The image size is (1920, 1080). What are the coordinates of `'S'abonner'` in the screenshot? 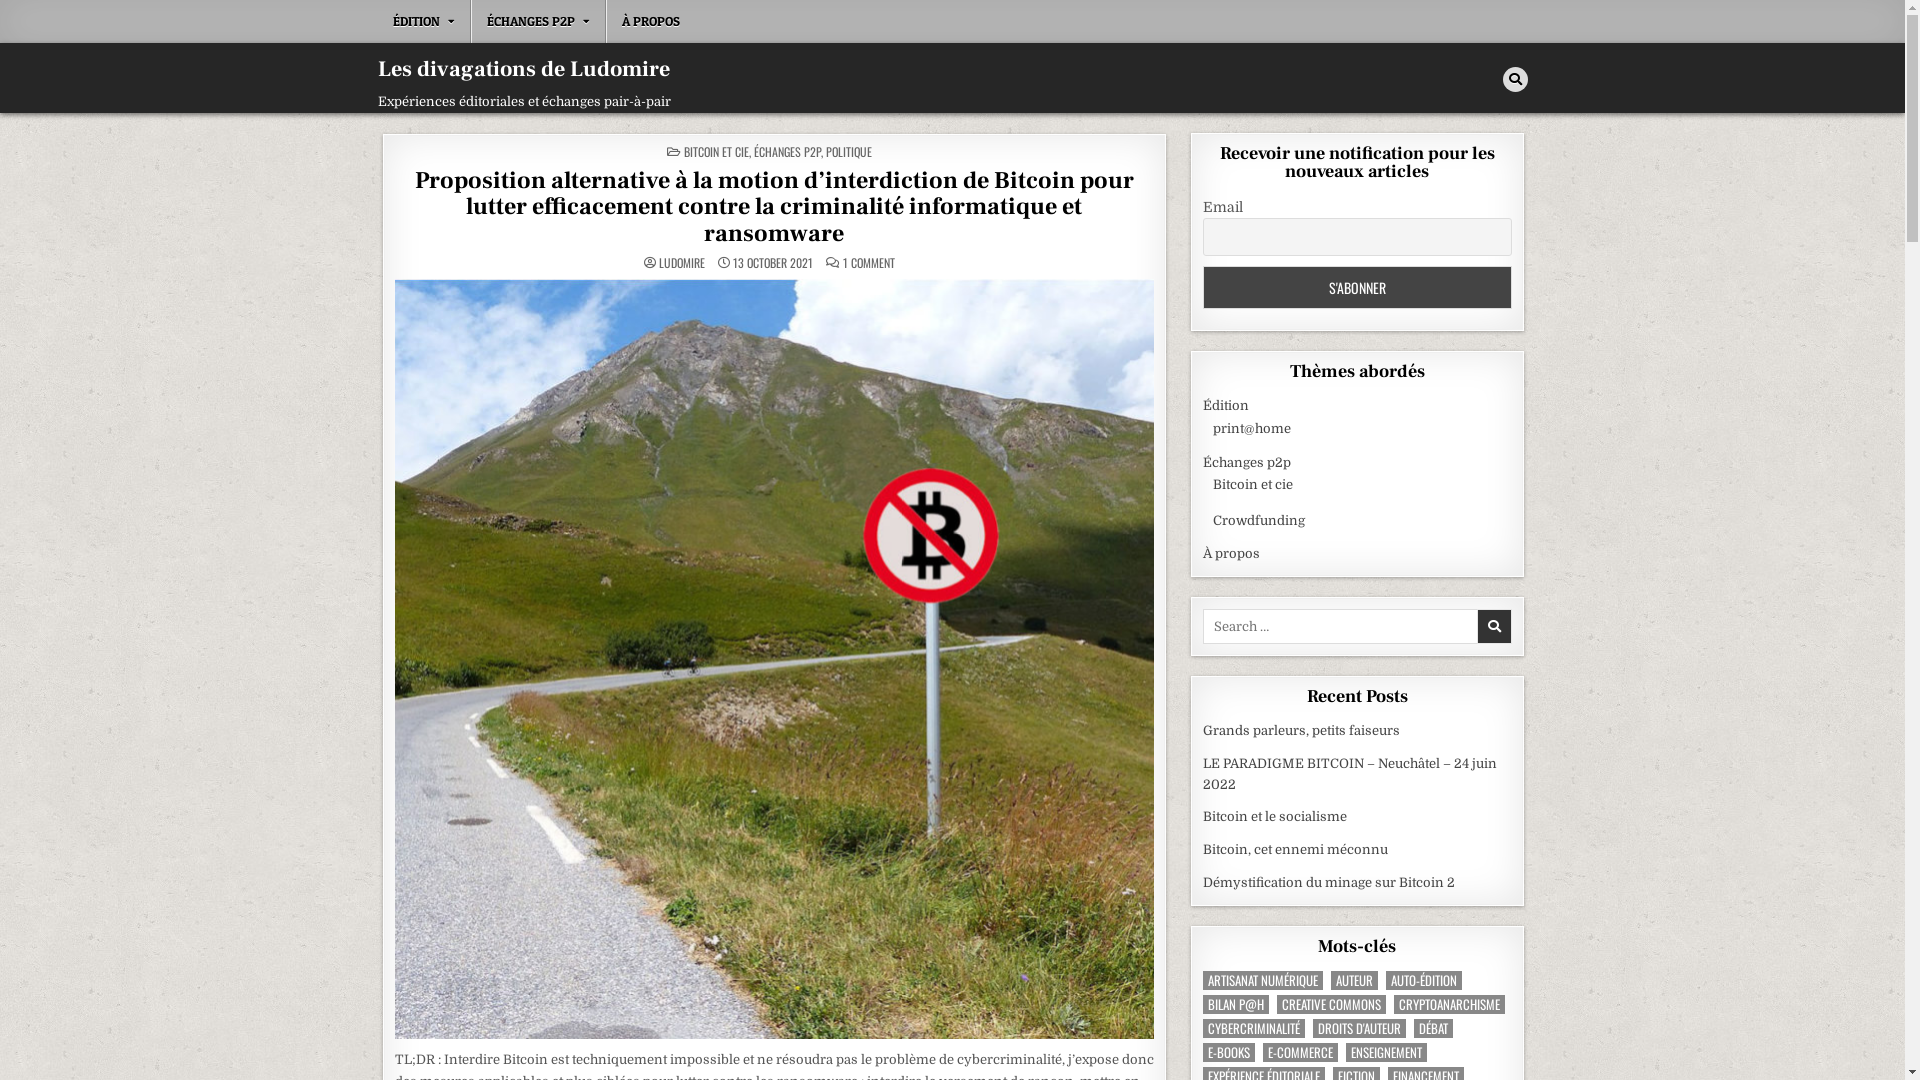 It's located at (1357, 287).